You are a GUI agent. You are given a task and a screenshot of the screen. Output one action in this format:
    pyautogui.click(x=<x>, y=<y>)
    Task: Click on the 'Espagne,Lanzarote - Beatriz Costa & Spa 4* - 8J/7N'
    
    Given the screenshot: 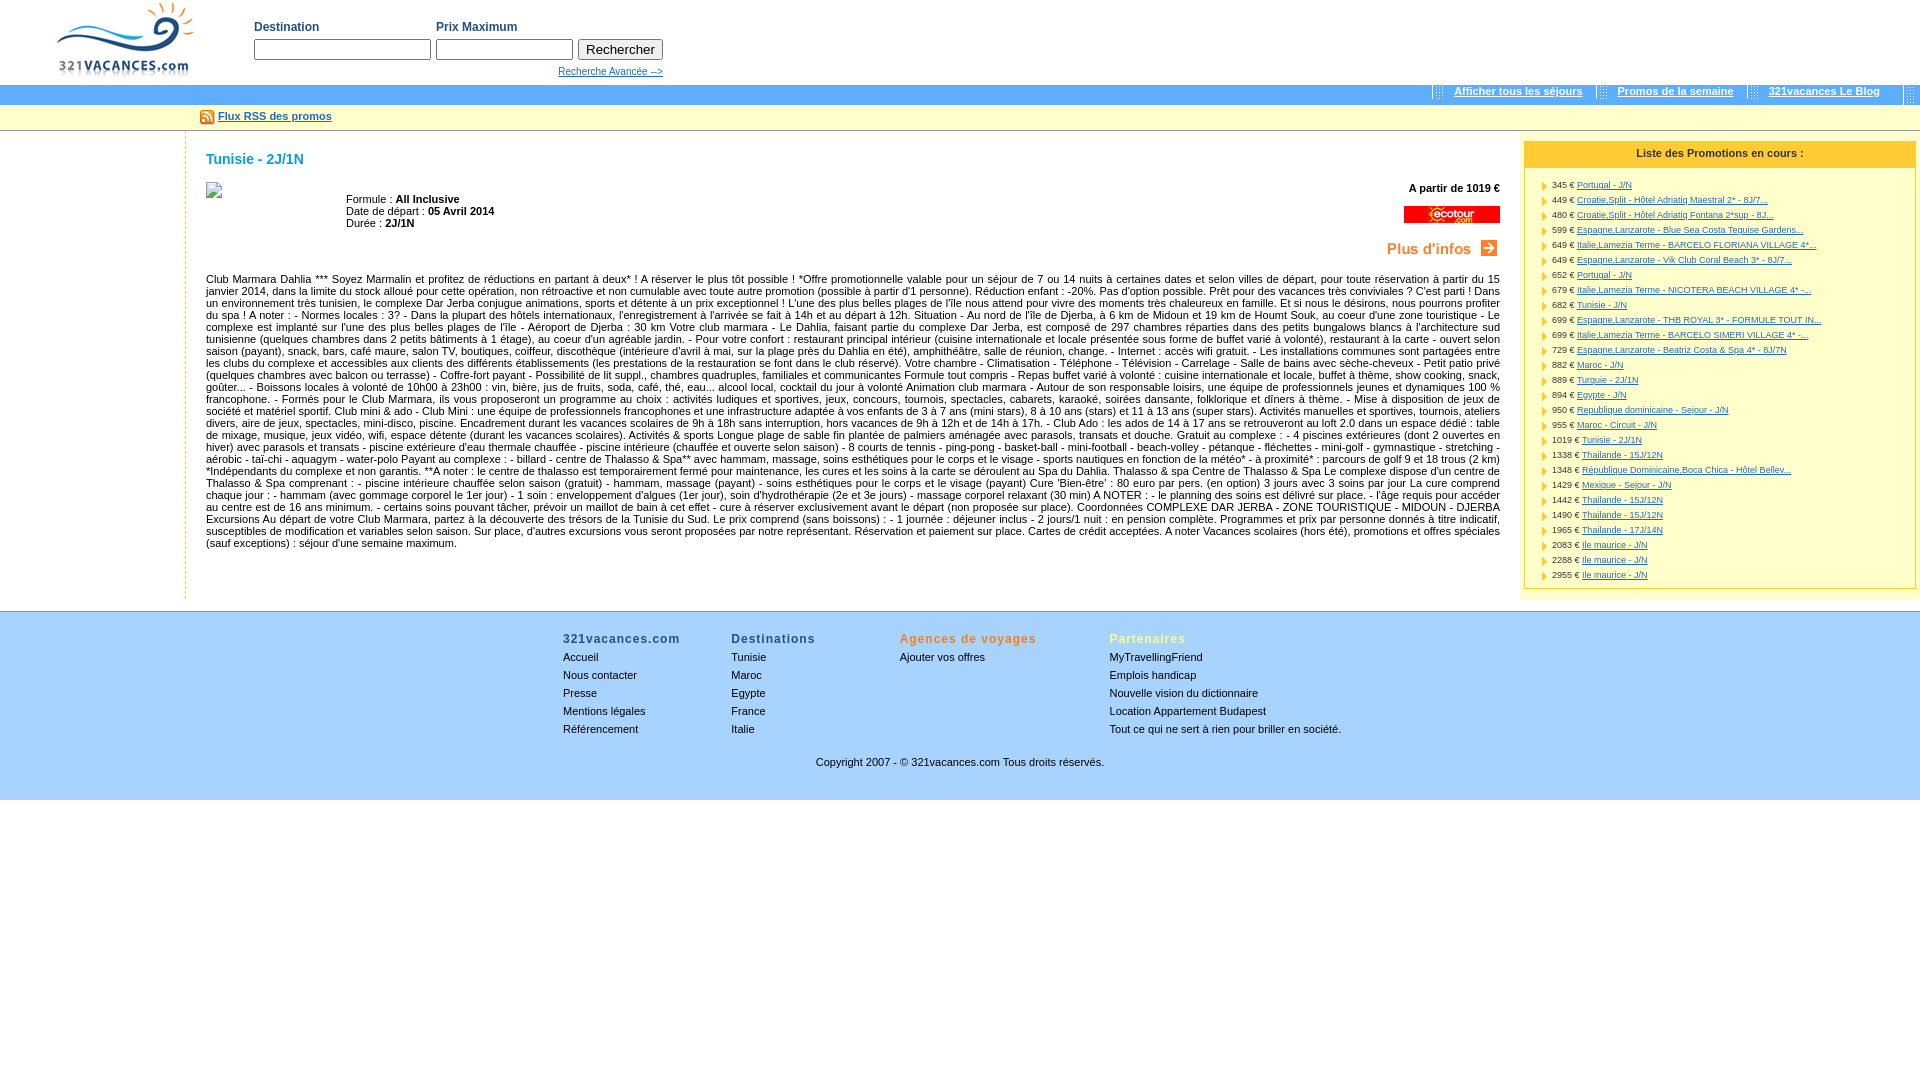 What is the action you would take?
    pyautogui.click(x=1680, y=349)
    